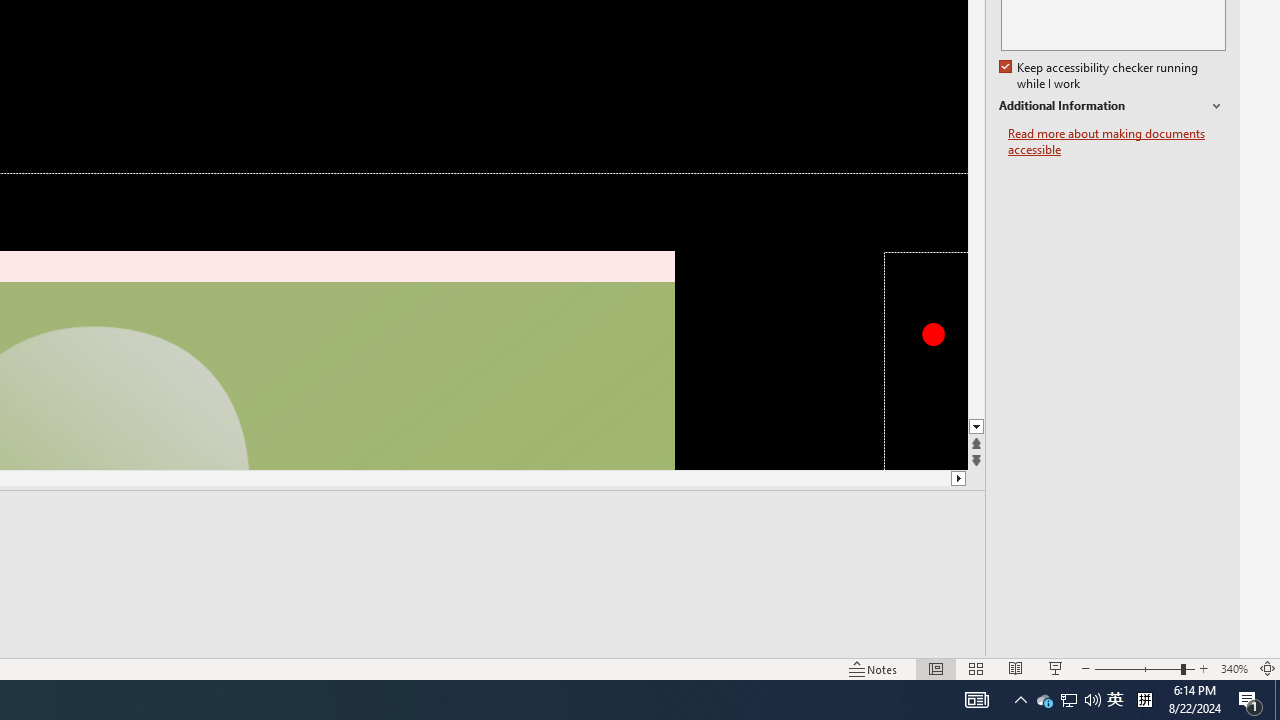  What do you see at coordinates (1233, 669) in the screenshot?
I see `'Zoom 340%'` at bounding box center [1233, 669].